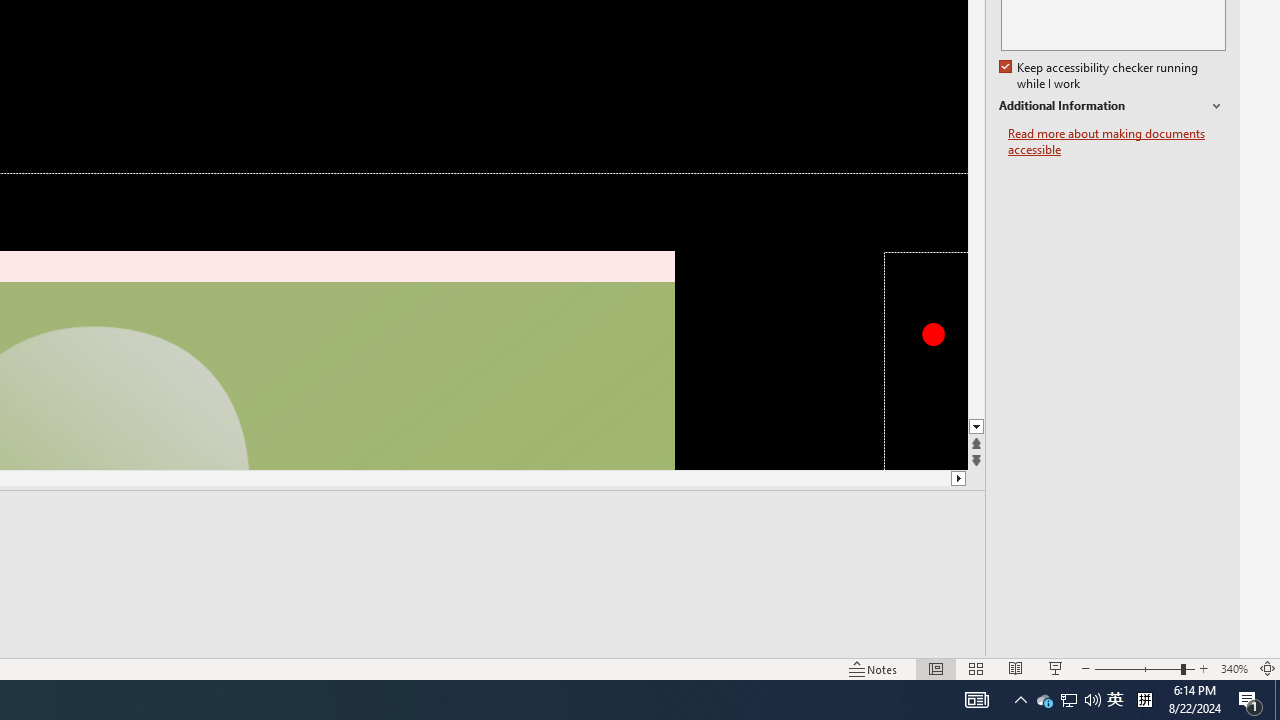  What do you see at coordinates (1233, 669) in the screenshot?
I see `'Zoom 340%'` at bounding box center [1233, 669].